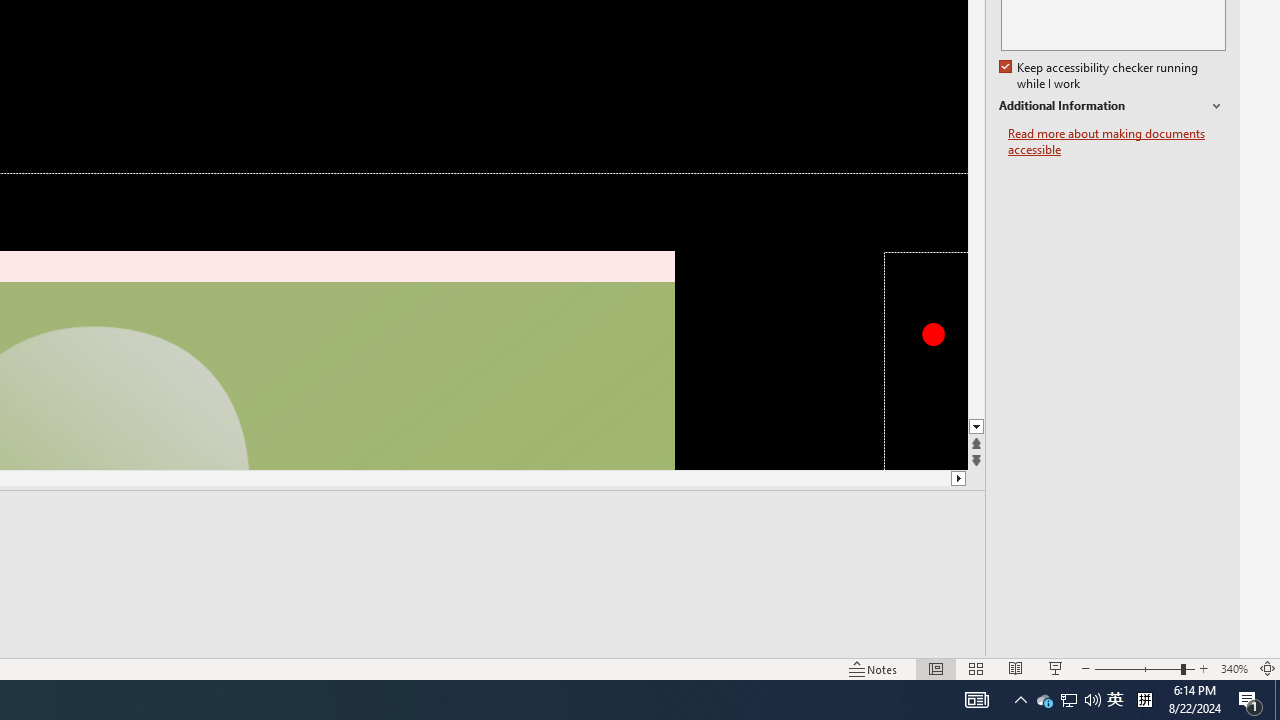  What do you see at coordinates (1233, 669) in the screenshot?
I see `'Zoom 340%'` at bounding box center [1233, 669].